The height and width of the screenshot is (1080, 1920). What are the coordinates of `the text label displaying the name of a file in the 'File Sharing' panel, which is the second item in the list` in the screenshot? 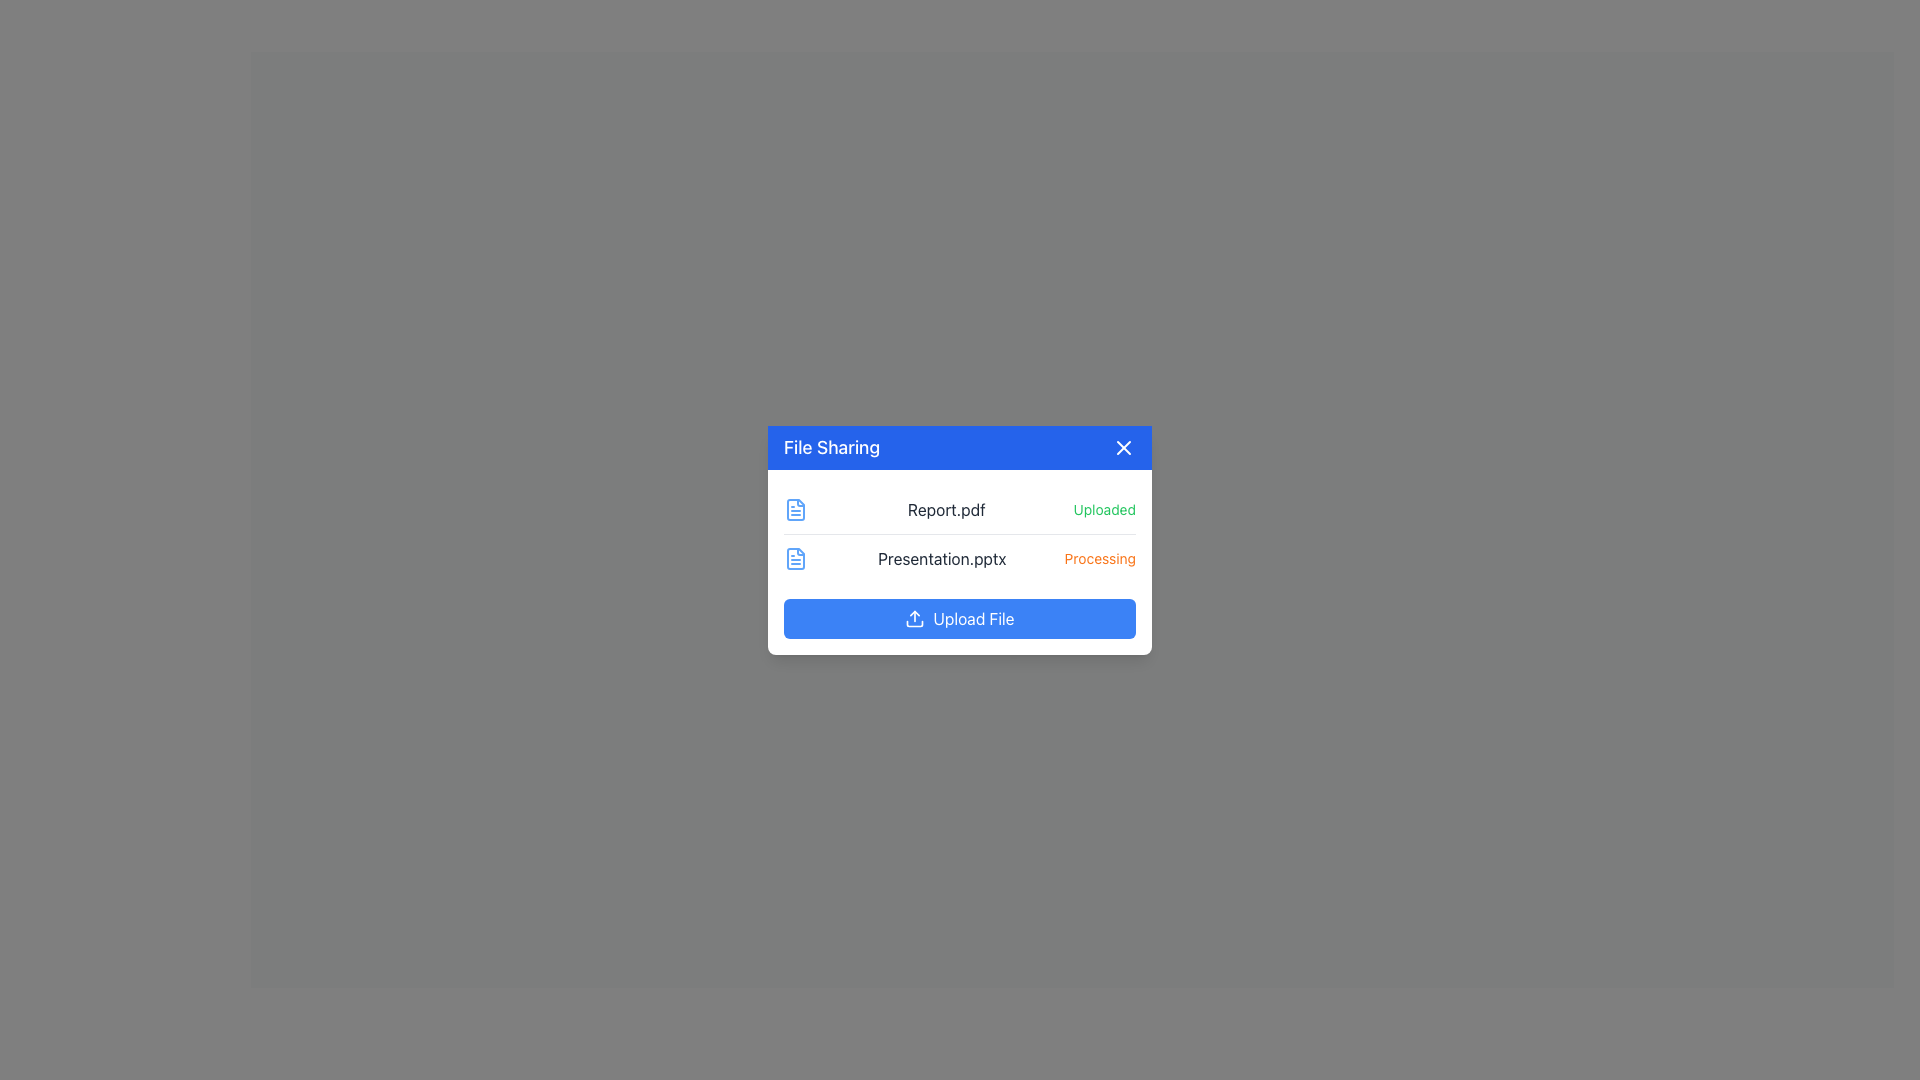 It's located at (940, 558).